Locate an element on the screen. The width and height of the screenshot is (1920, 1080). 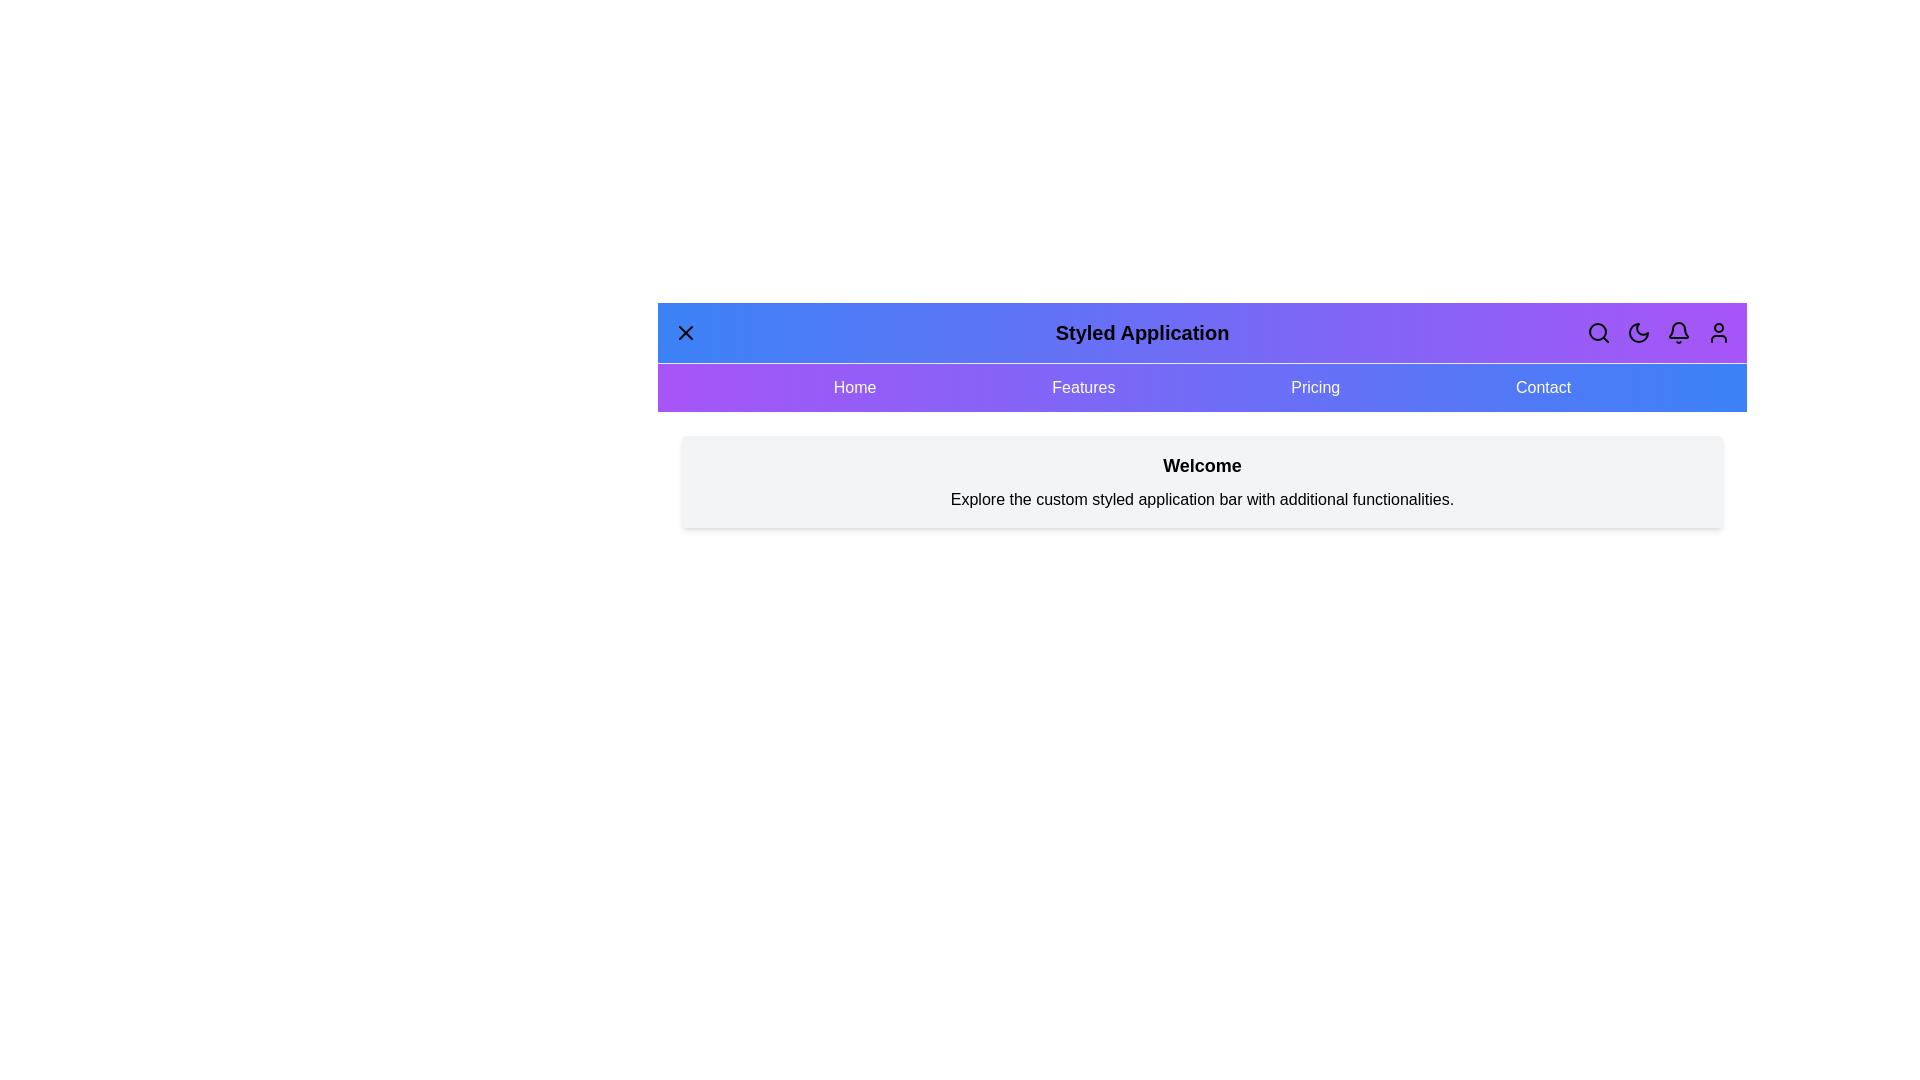
the button with the aria-label 'Toggle Menu' to toggle the menu visibility is located at coordinates (686, 331).